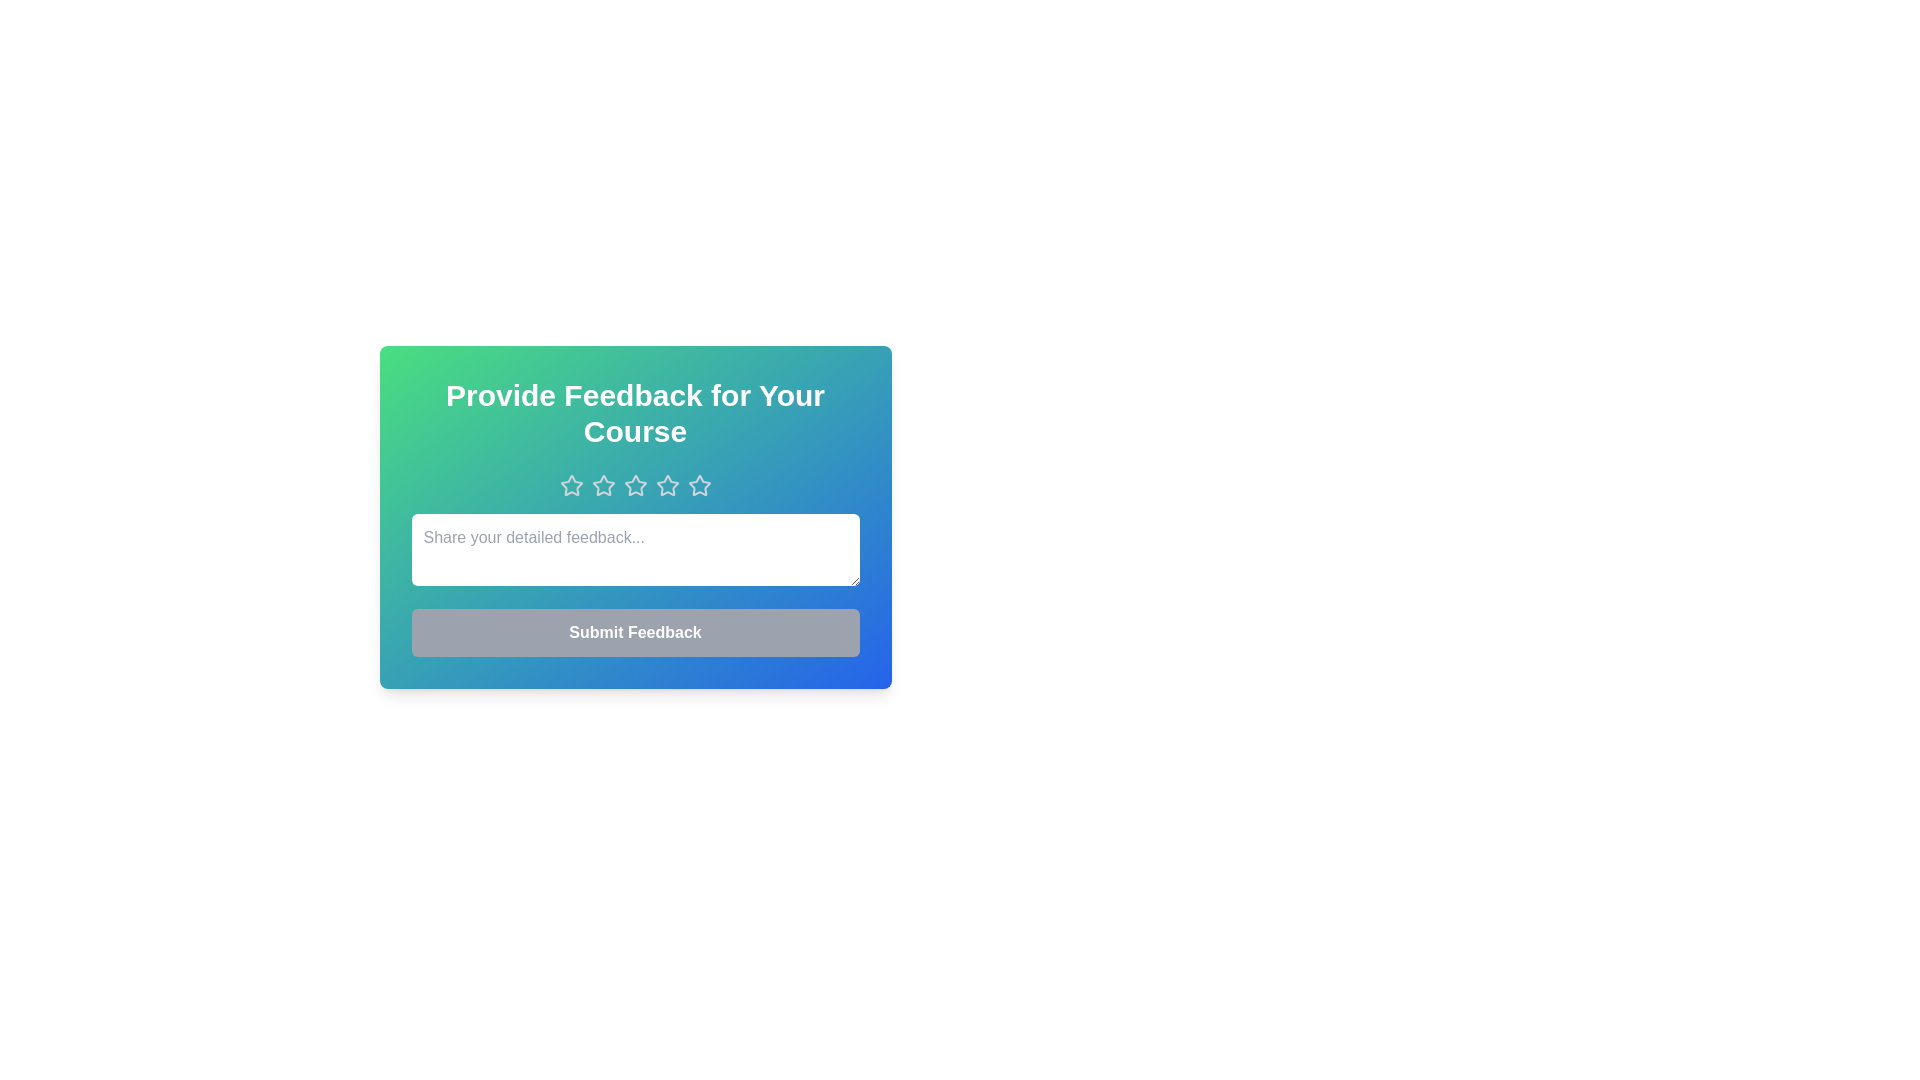 The image size is (1920, 1080). I want to click on the star corresponding to the rating 3 to set it, so click(634, 486).